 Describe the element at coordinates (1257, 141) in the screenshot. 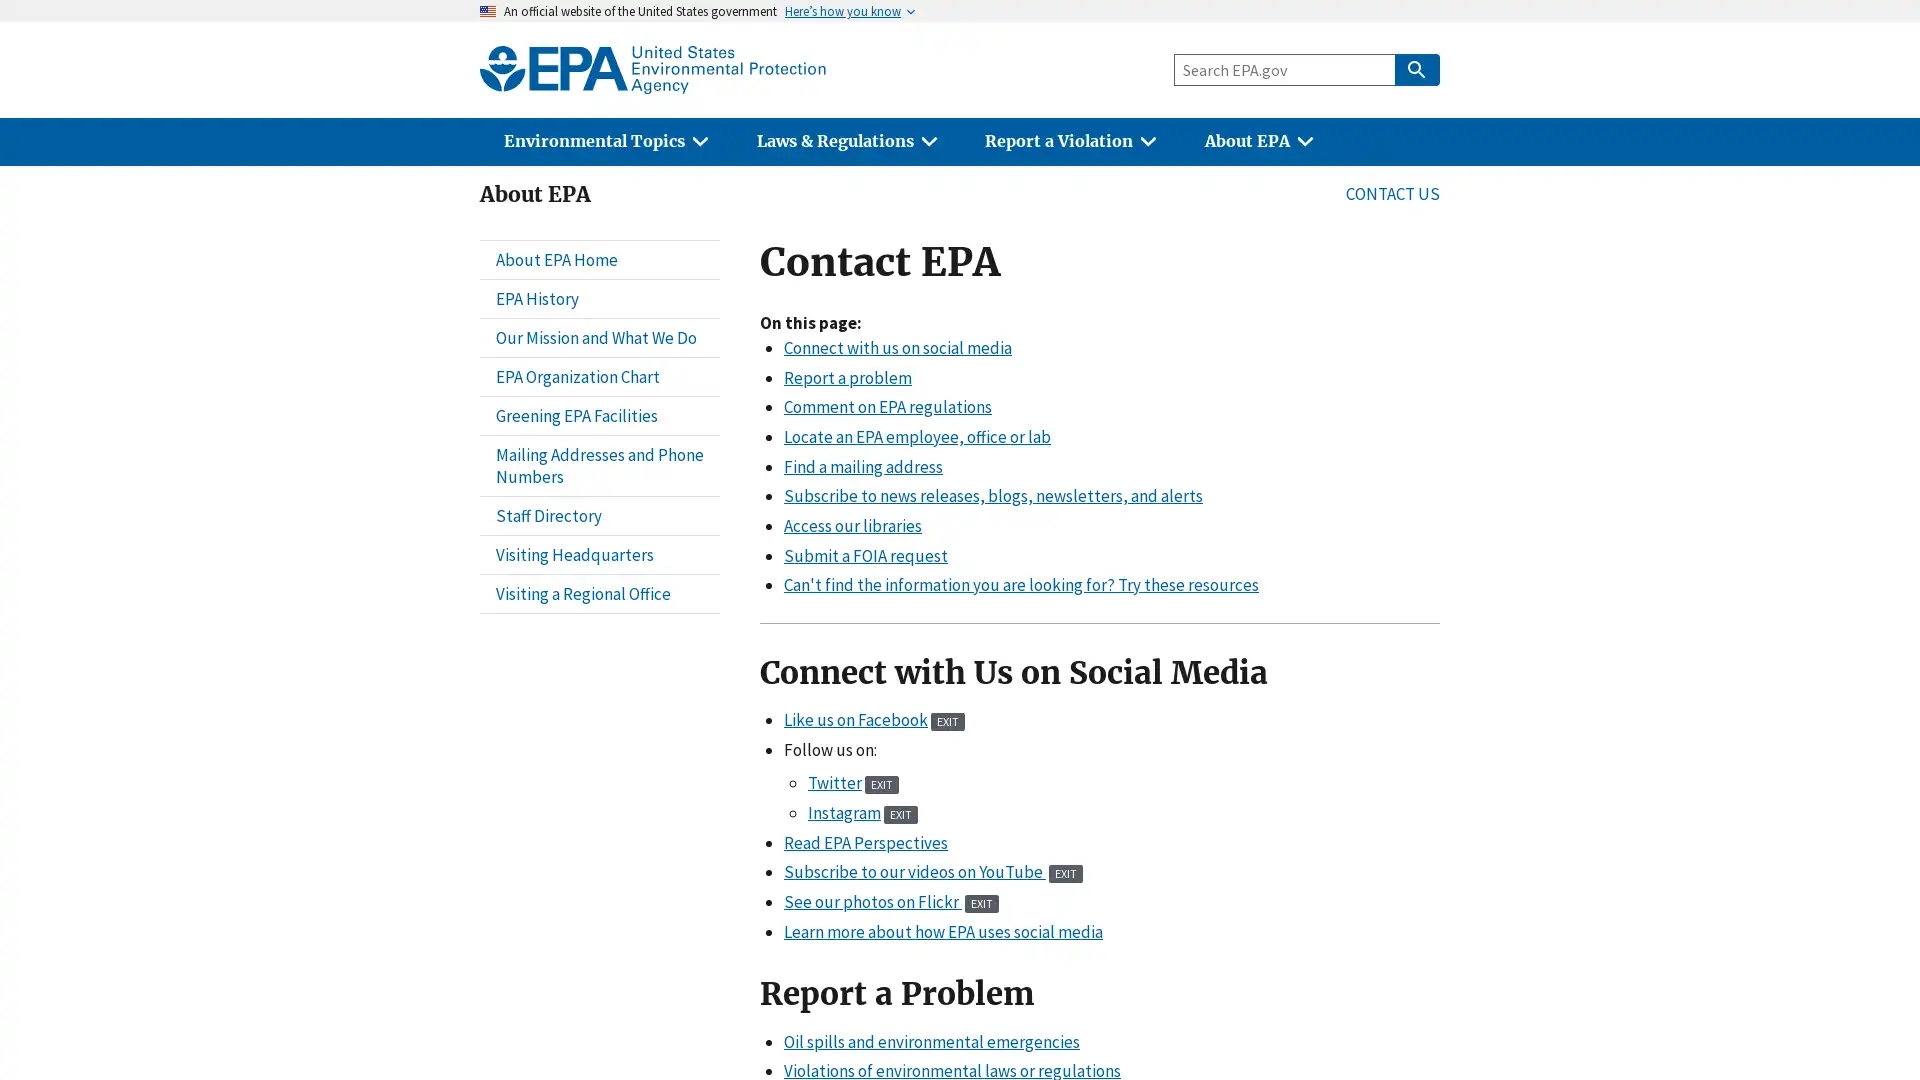

I see `About EPA` at that location.